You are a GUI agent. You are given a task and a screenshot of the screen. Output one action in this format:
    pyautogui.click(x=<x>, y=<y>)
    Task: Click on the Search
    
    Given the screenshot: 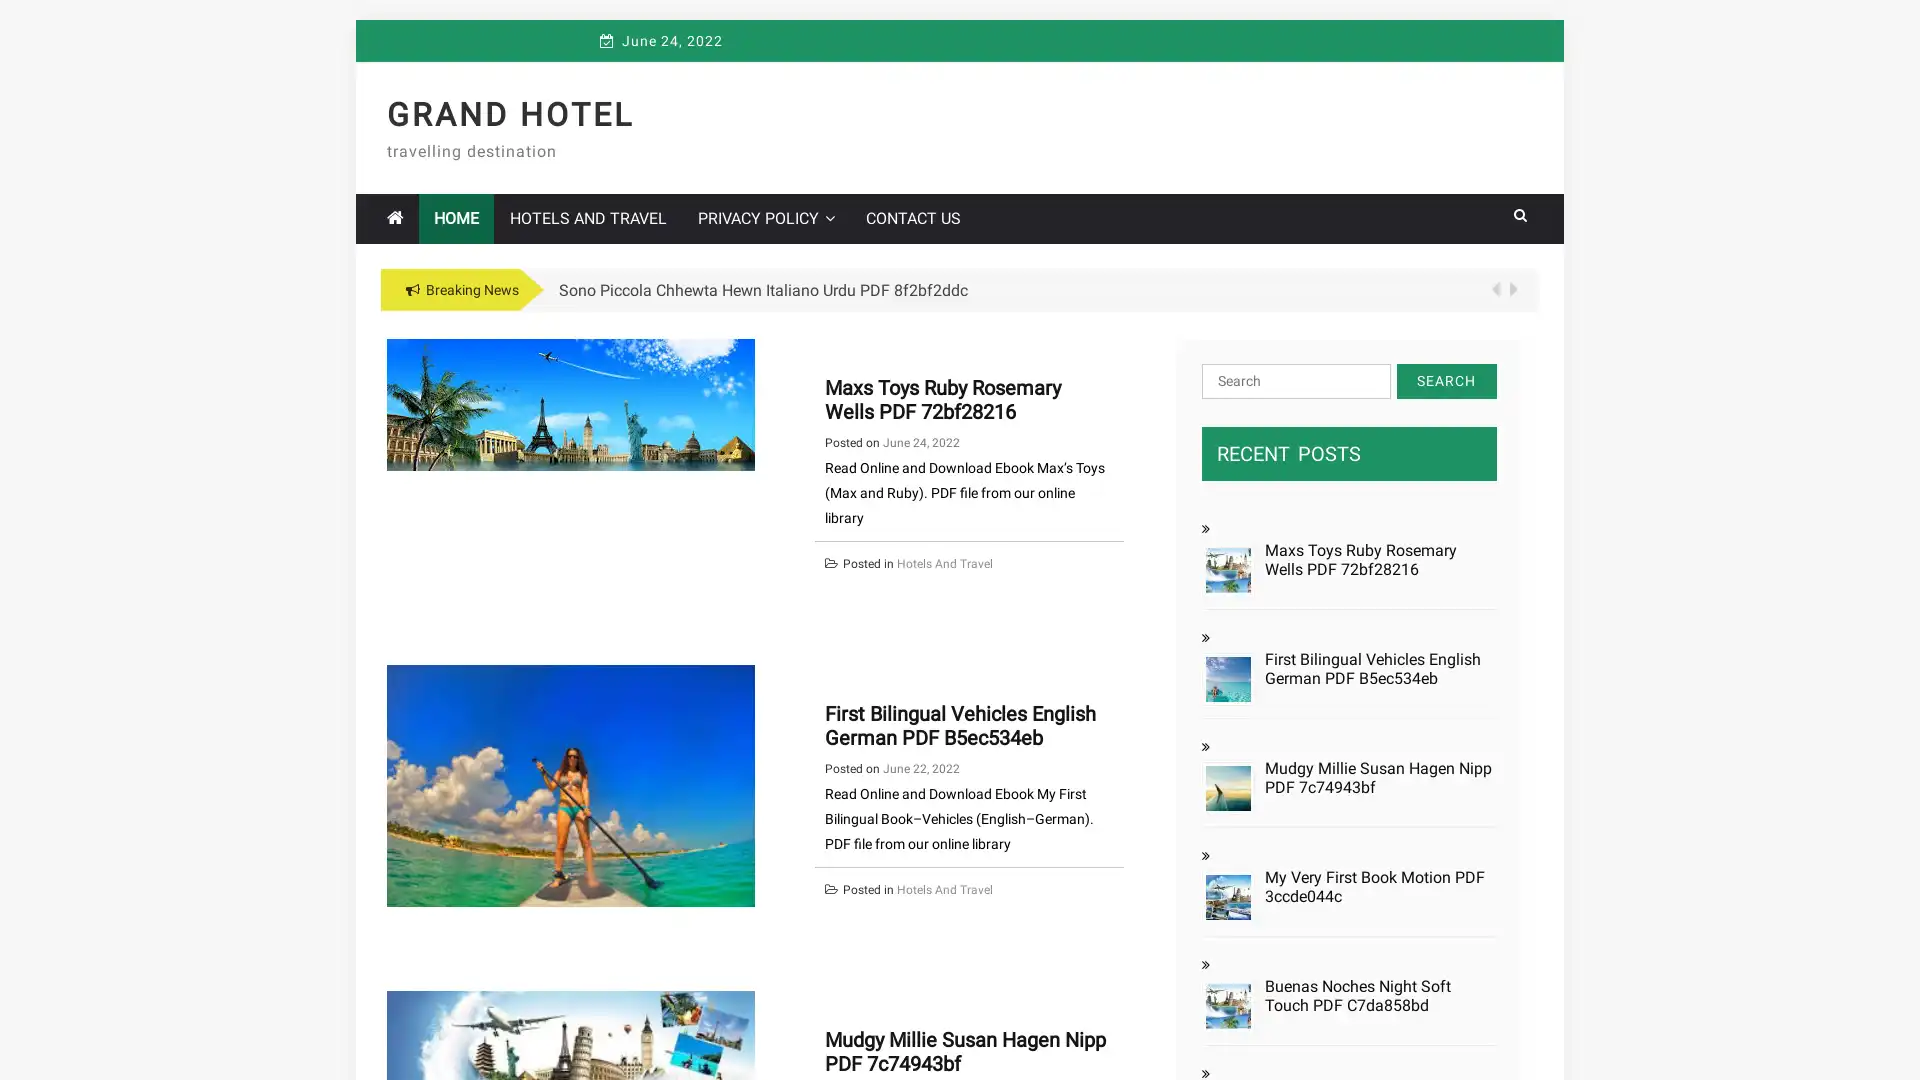 What is the action you would take?
    pyautogui.click(x=1445, y=380)
    